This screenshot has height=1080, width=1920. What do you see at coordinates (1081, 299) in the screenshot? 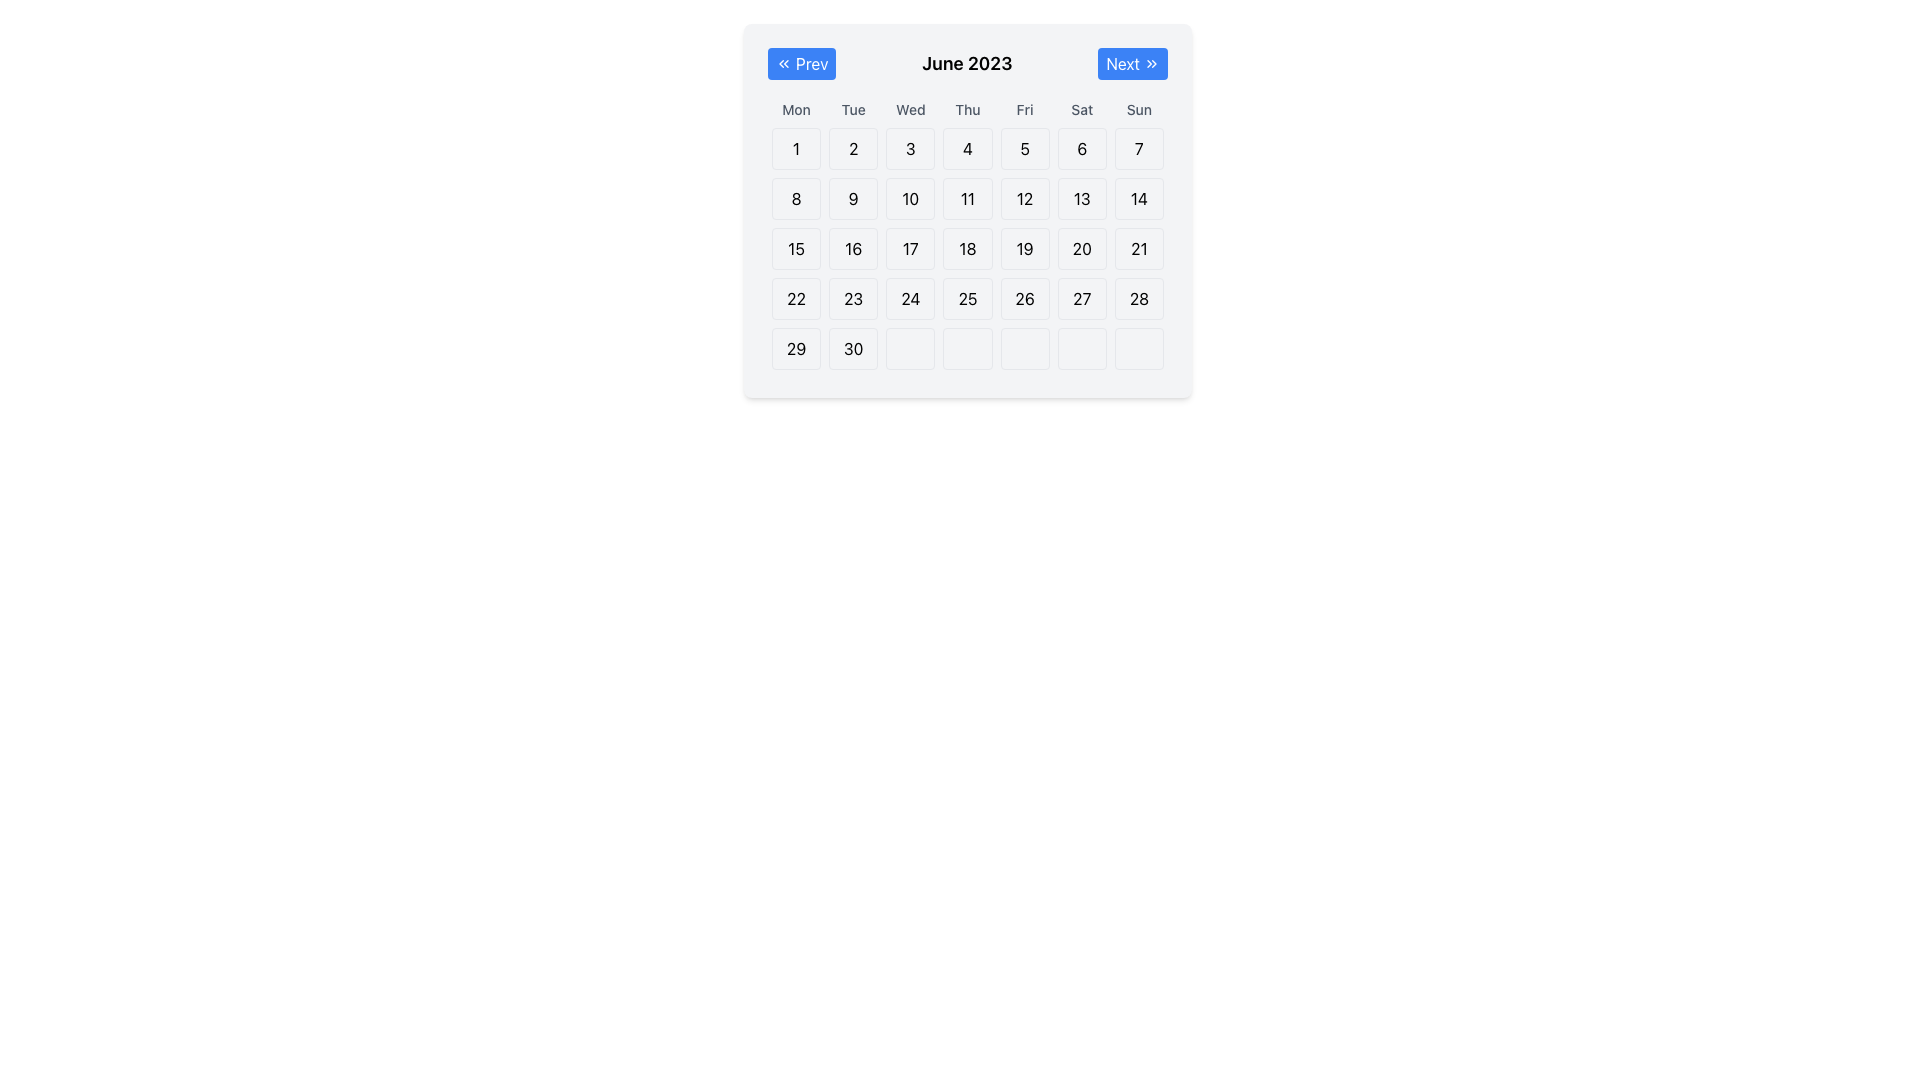
I see `the selectable cell displaying the number '27', which is the 6th cell in a row of 7 cells in the calendar interface` at bounding box center [1081, 299].